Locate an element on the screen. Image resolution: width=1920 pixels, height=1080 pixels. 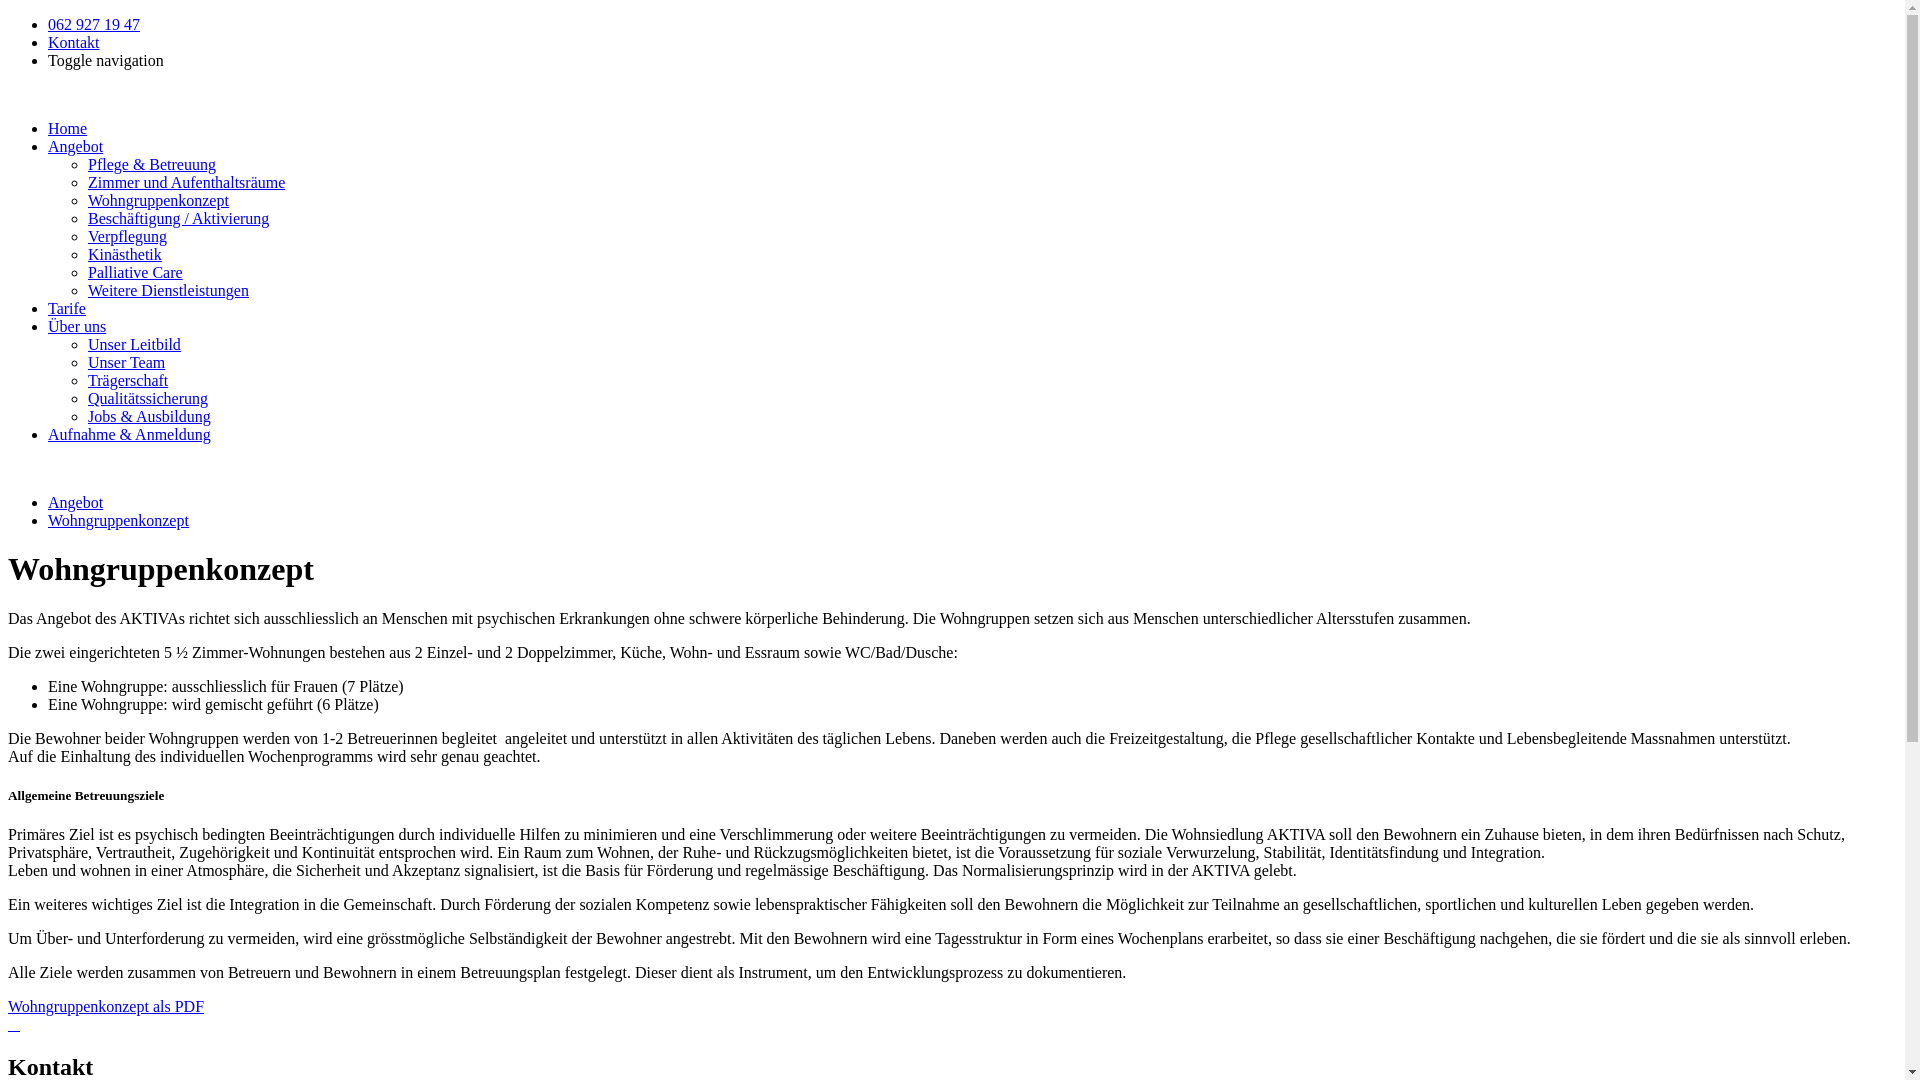
'062 927 19 47' is located at coordinates (93, 24).